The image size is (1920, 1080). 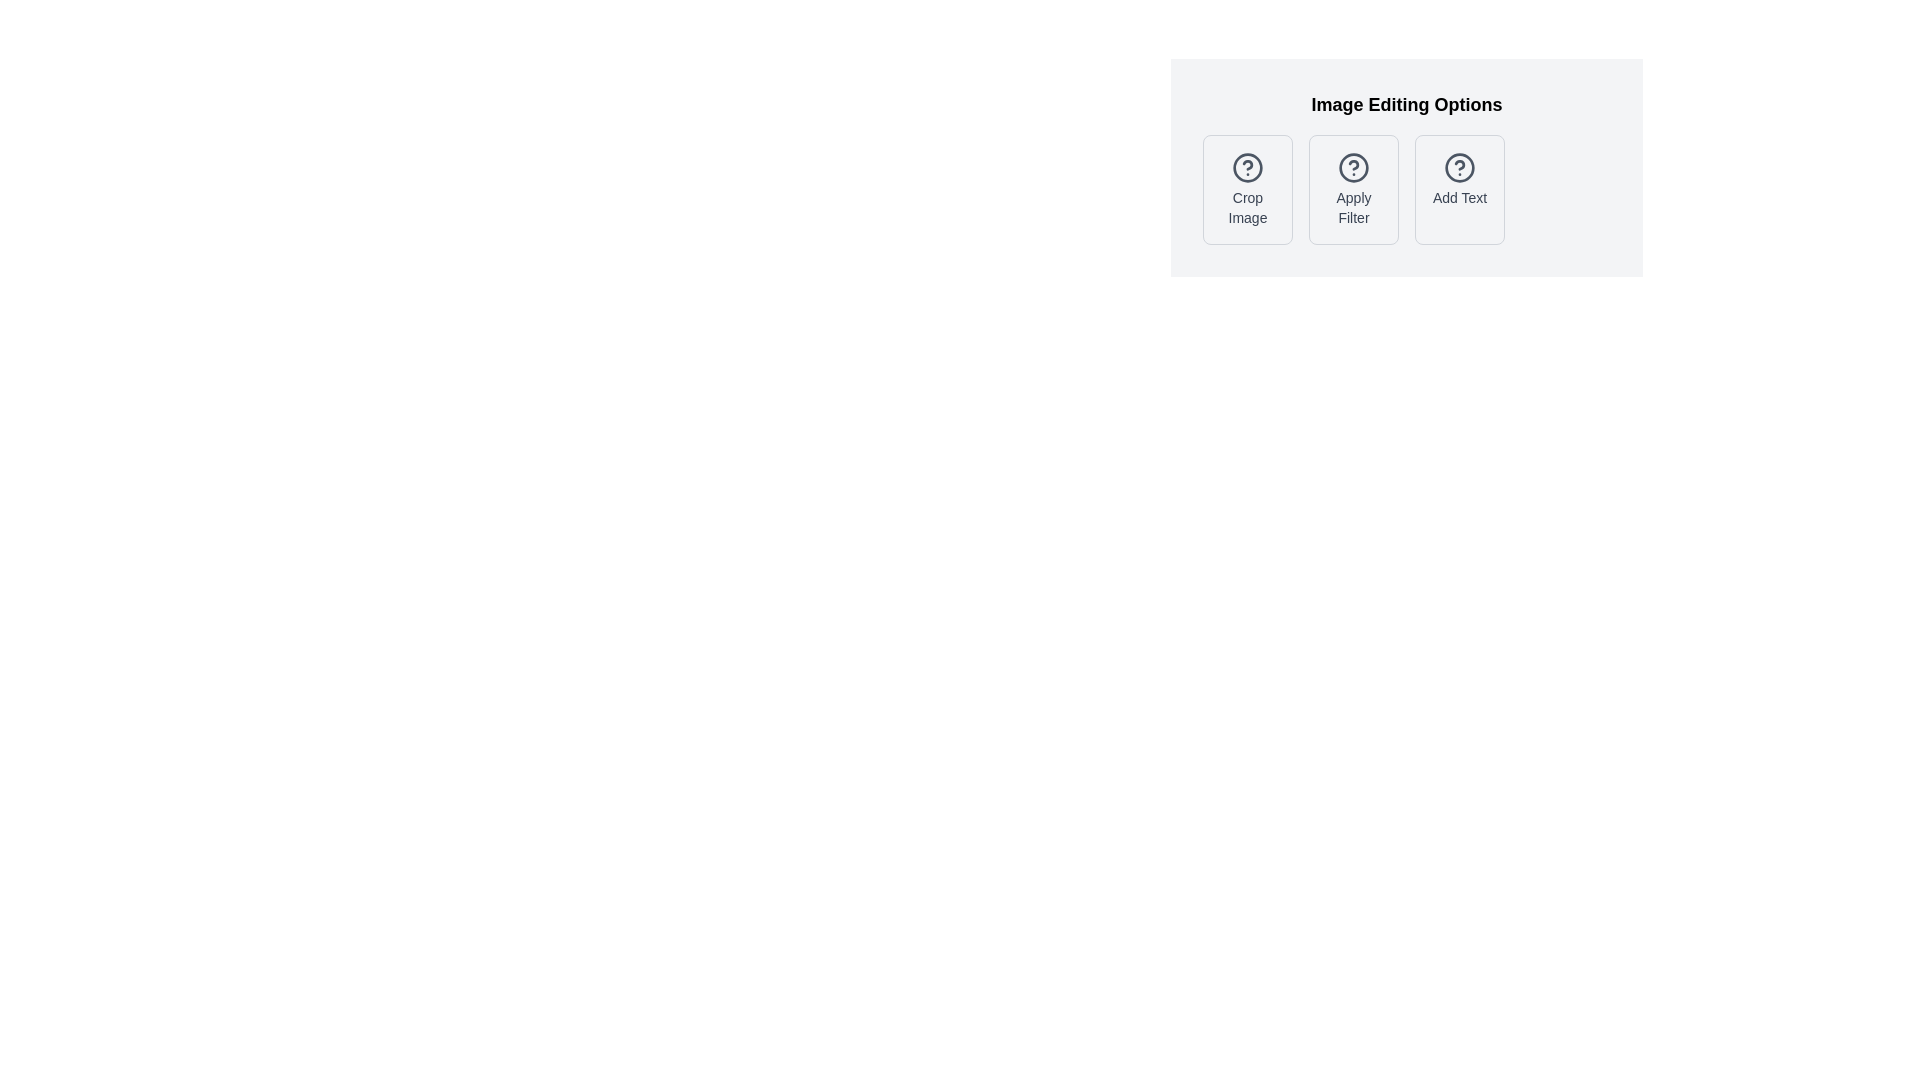 What do you see at coordinates (1353, 167) in the screenshot?
I see `the circular outline element of the question mark styled icon located centrally in the 'Image Editing Options' group` at bounding box center [1353, 167].